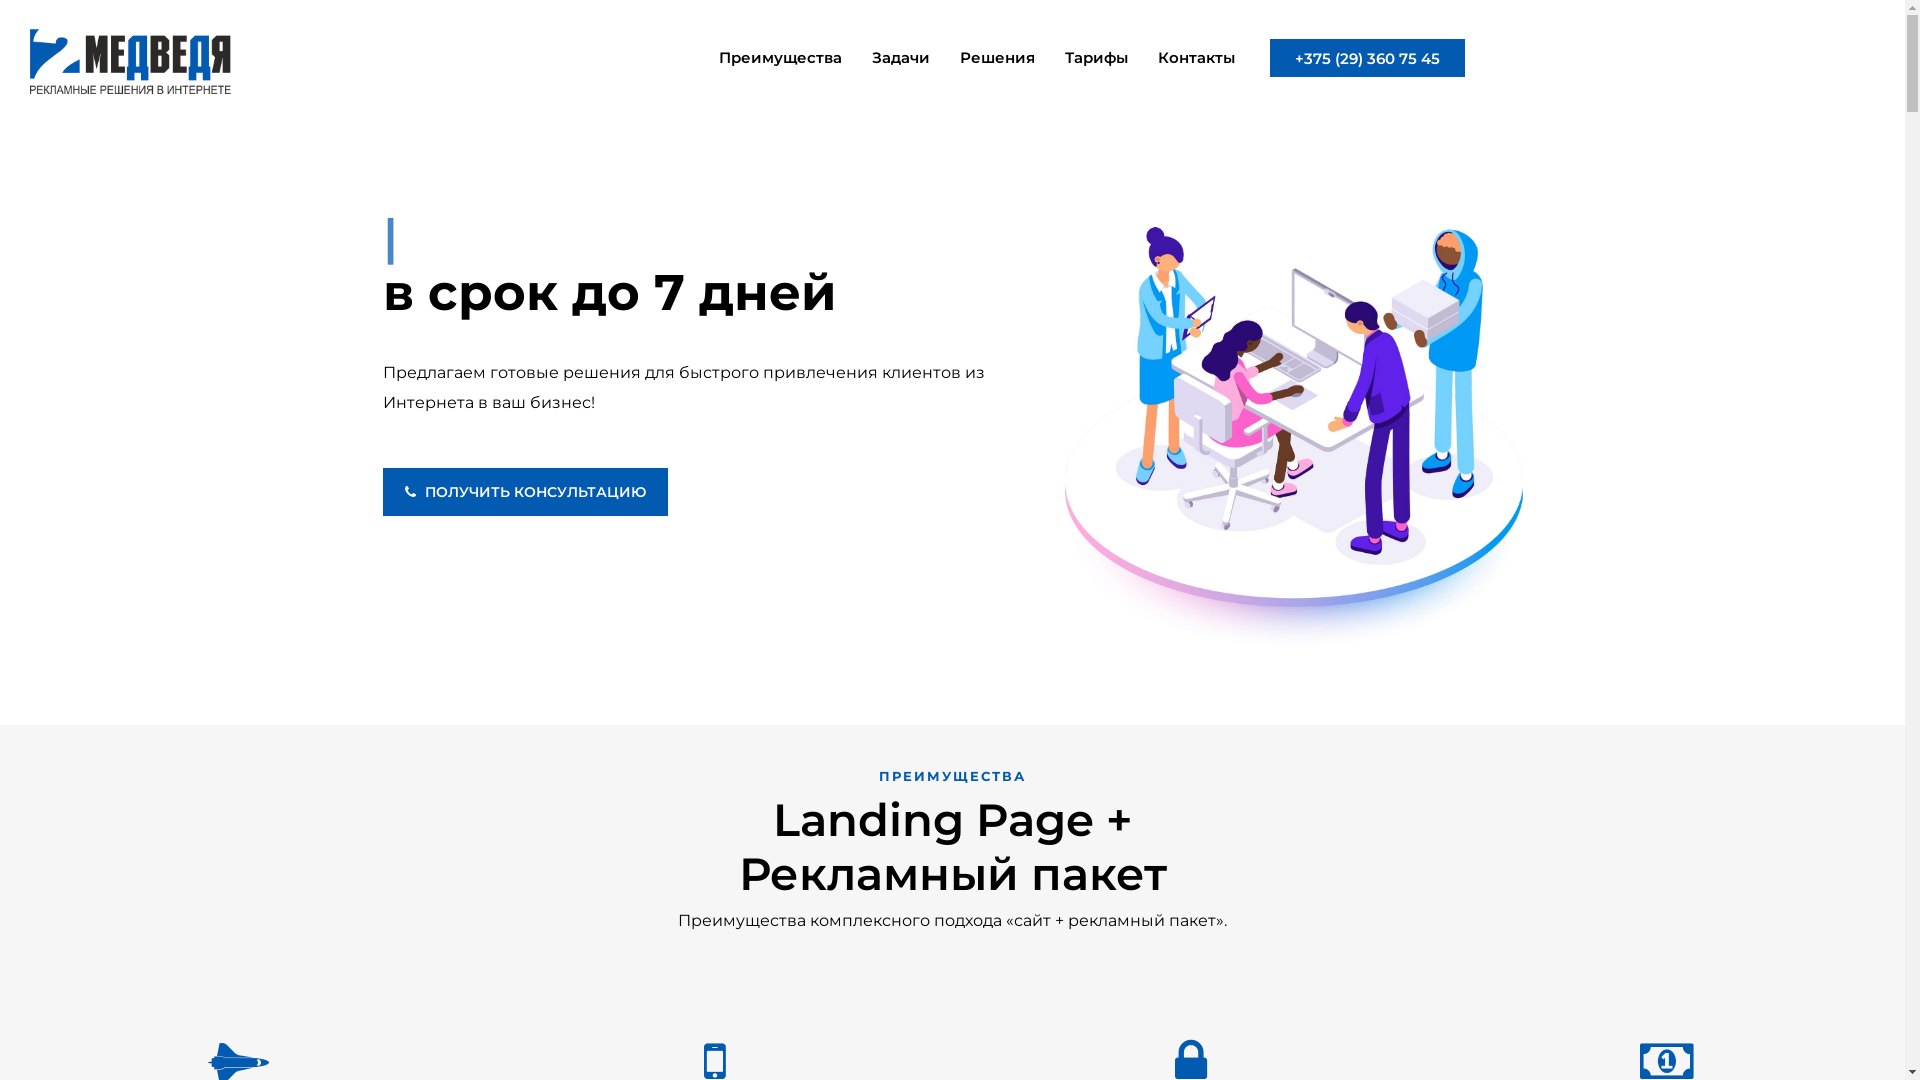 The image size is (1920, 1080). Describe the element at coordinates (1269, 56) in the screenshot. I see `'+375 (29) 360 75 45'` at that location.